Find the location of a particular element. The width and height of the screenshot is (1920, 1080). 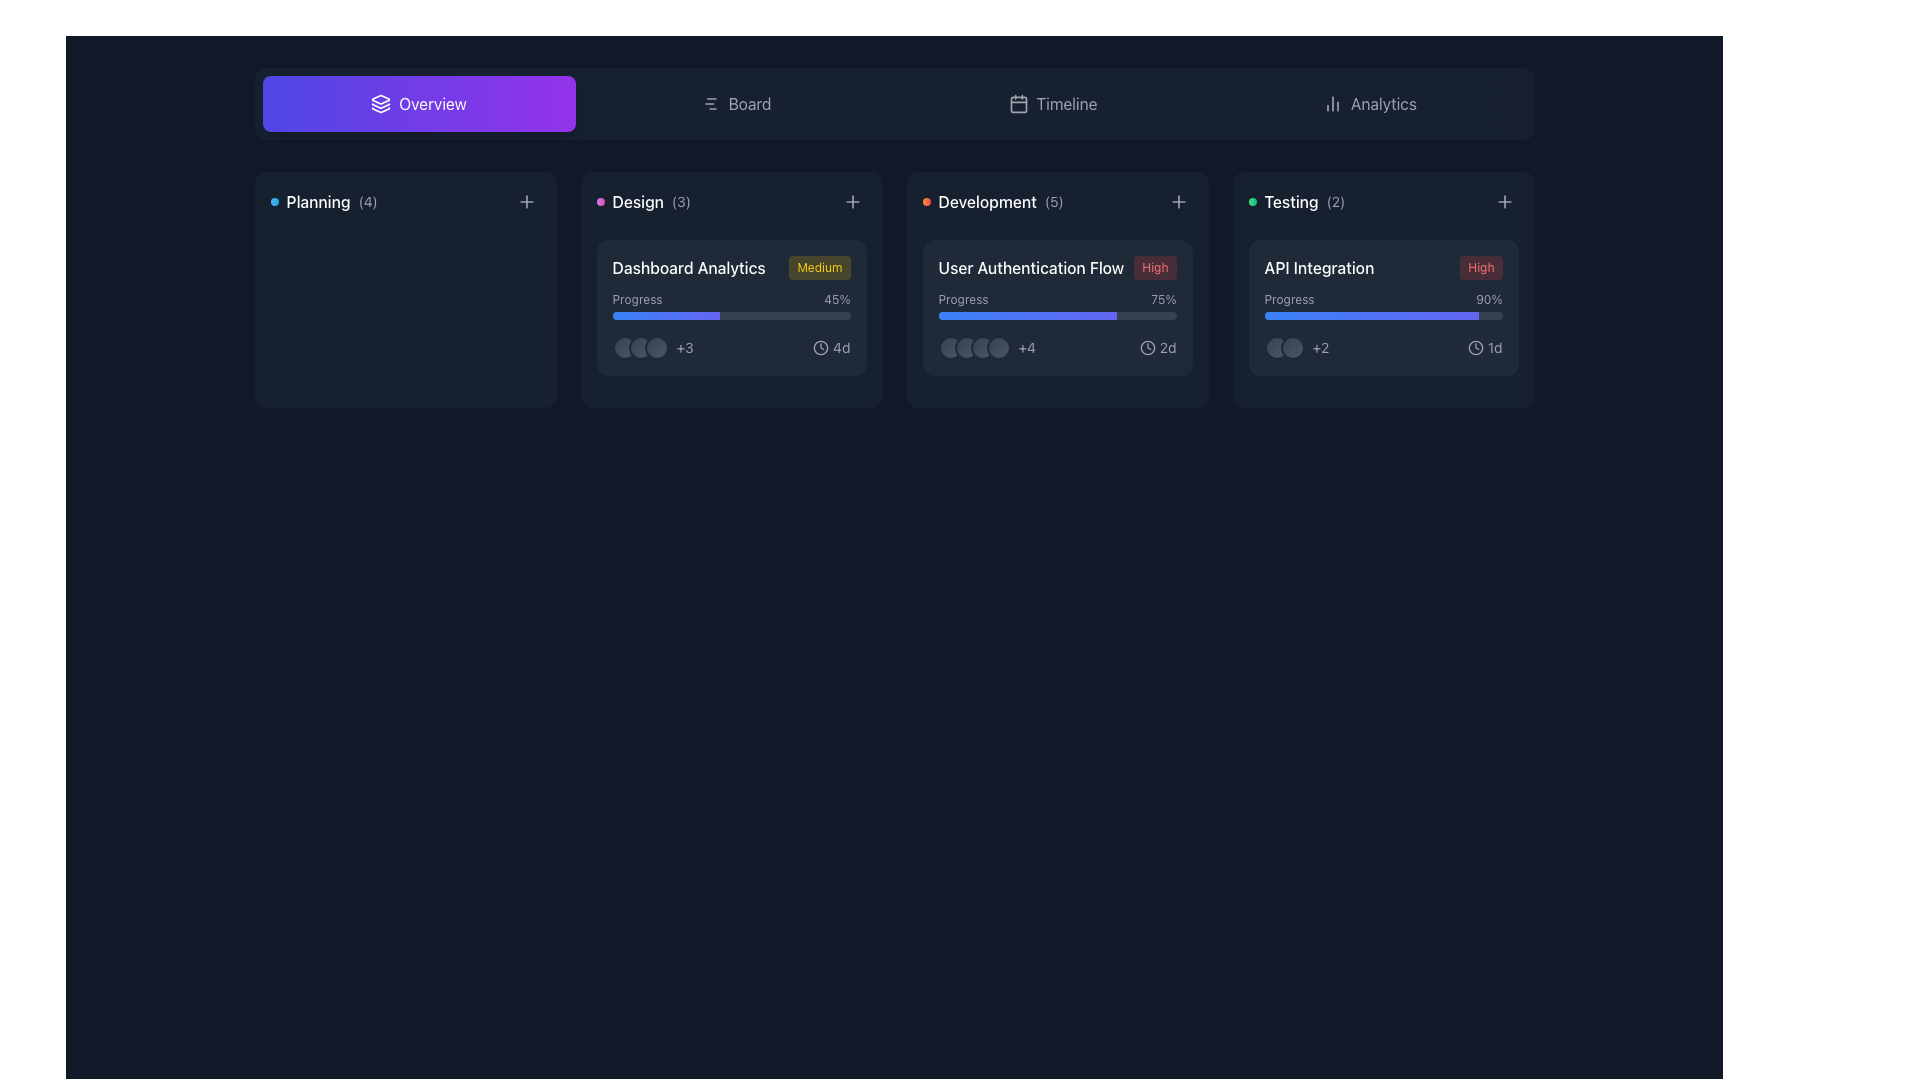

the percentage visually represented by the filled portion of the progress bar under the 'User Authentication Flow' card in the 'Development' section is located at coordinates (1027, 315).